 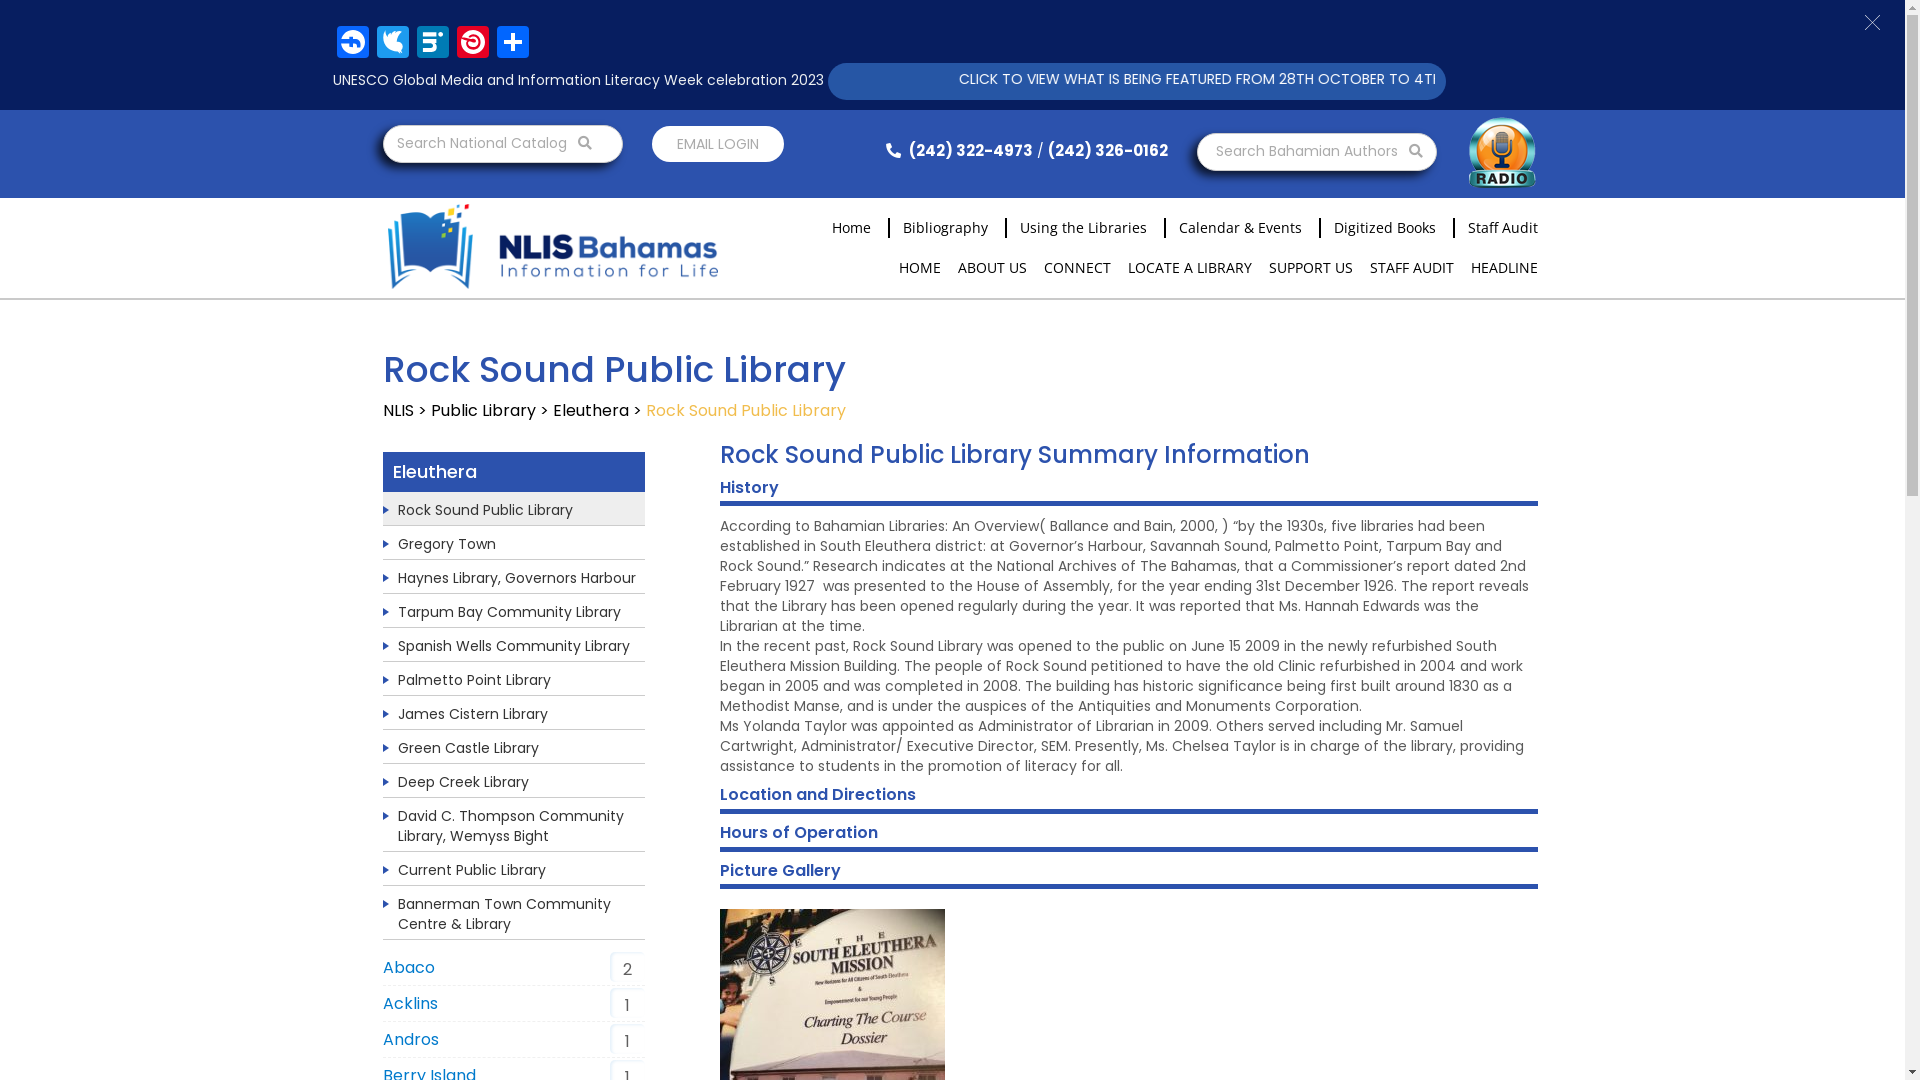 What do you see at coordinates (954, 149) in the screenshot?
I see `'(242) 322-4973'` at bounding box center [954, 149].